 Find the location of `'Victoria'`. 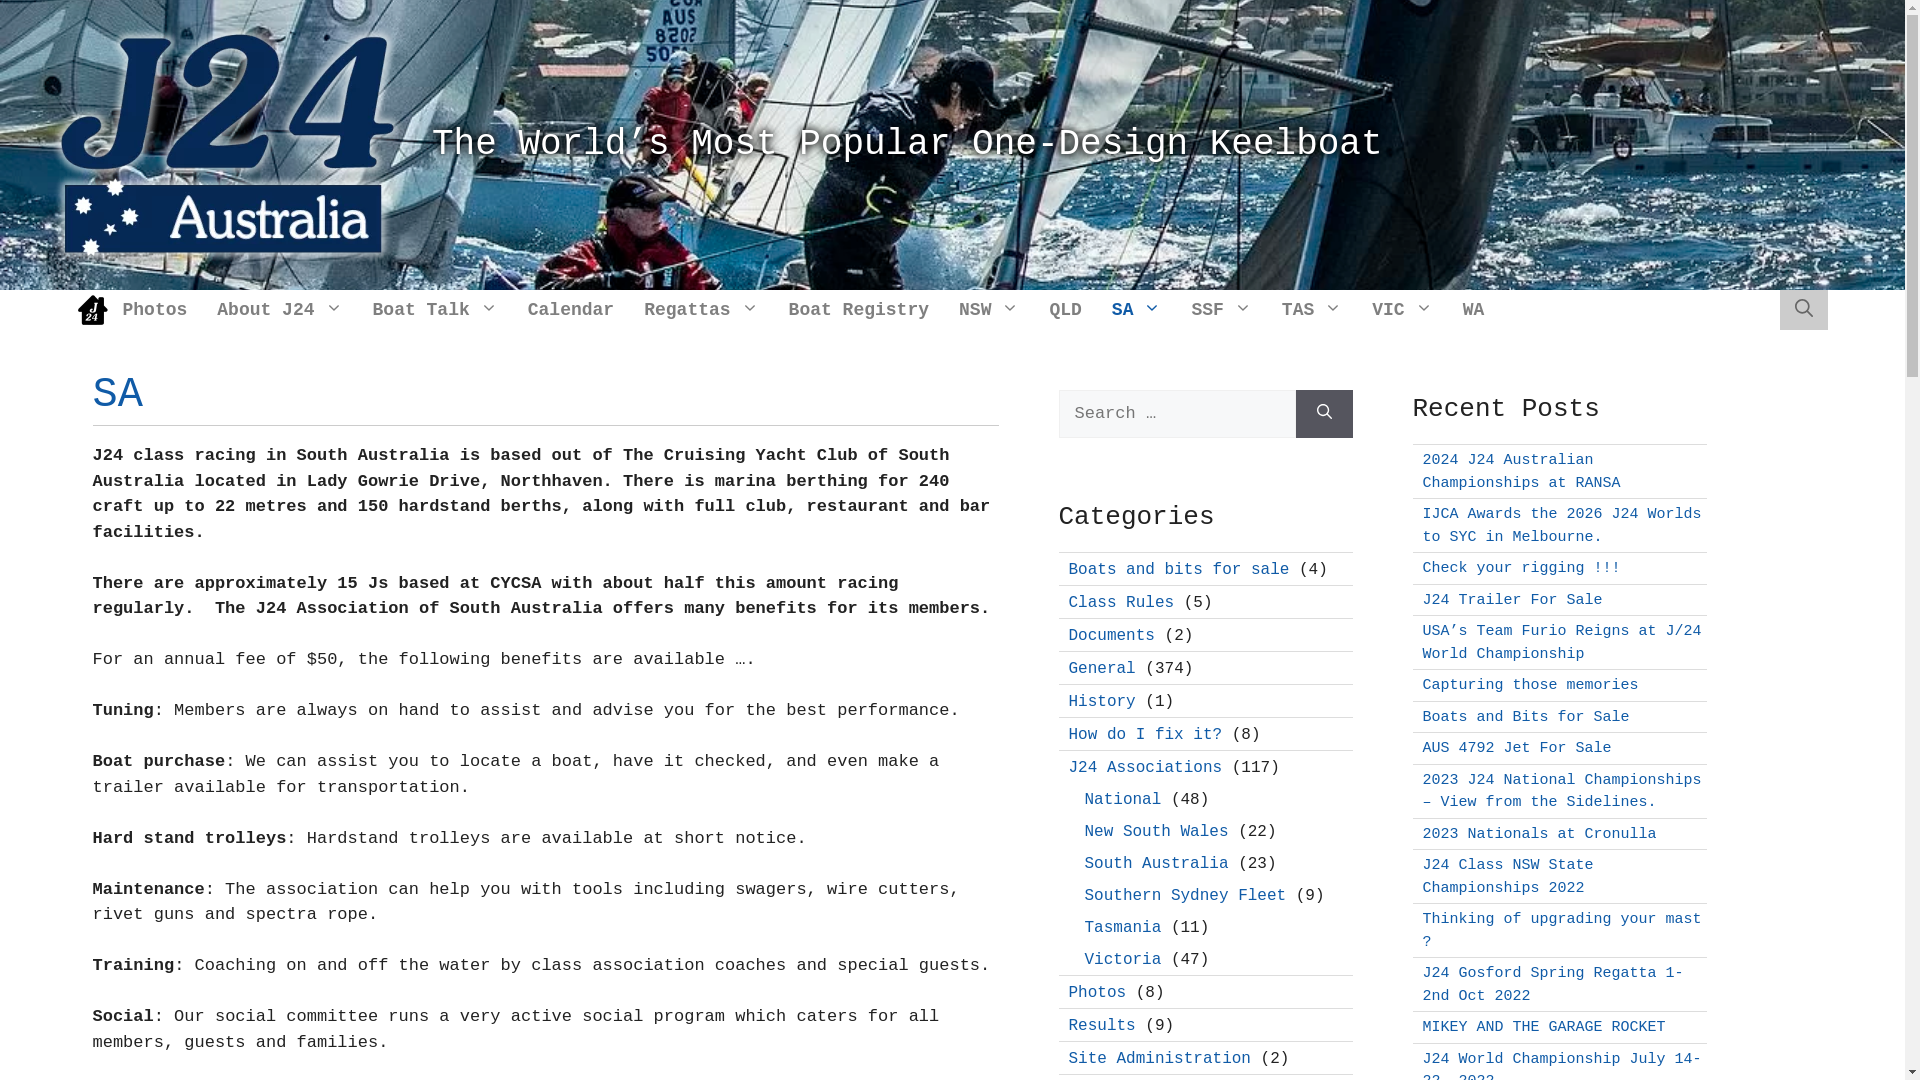

'Victoria' is located at coordinates (1122, 958).